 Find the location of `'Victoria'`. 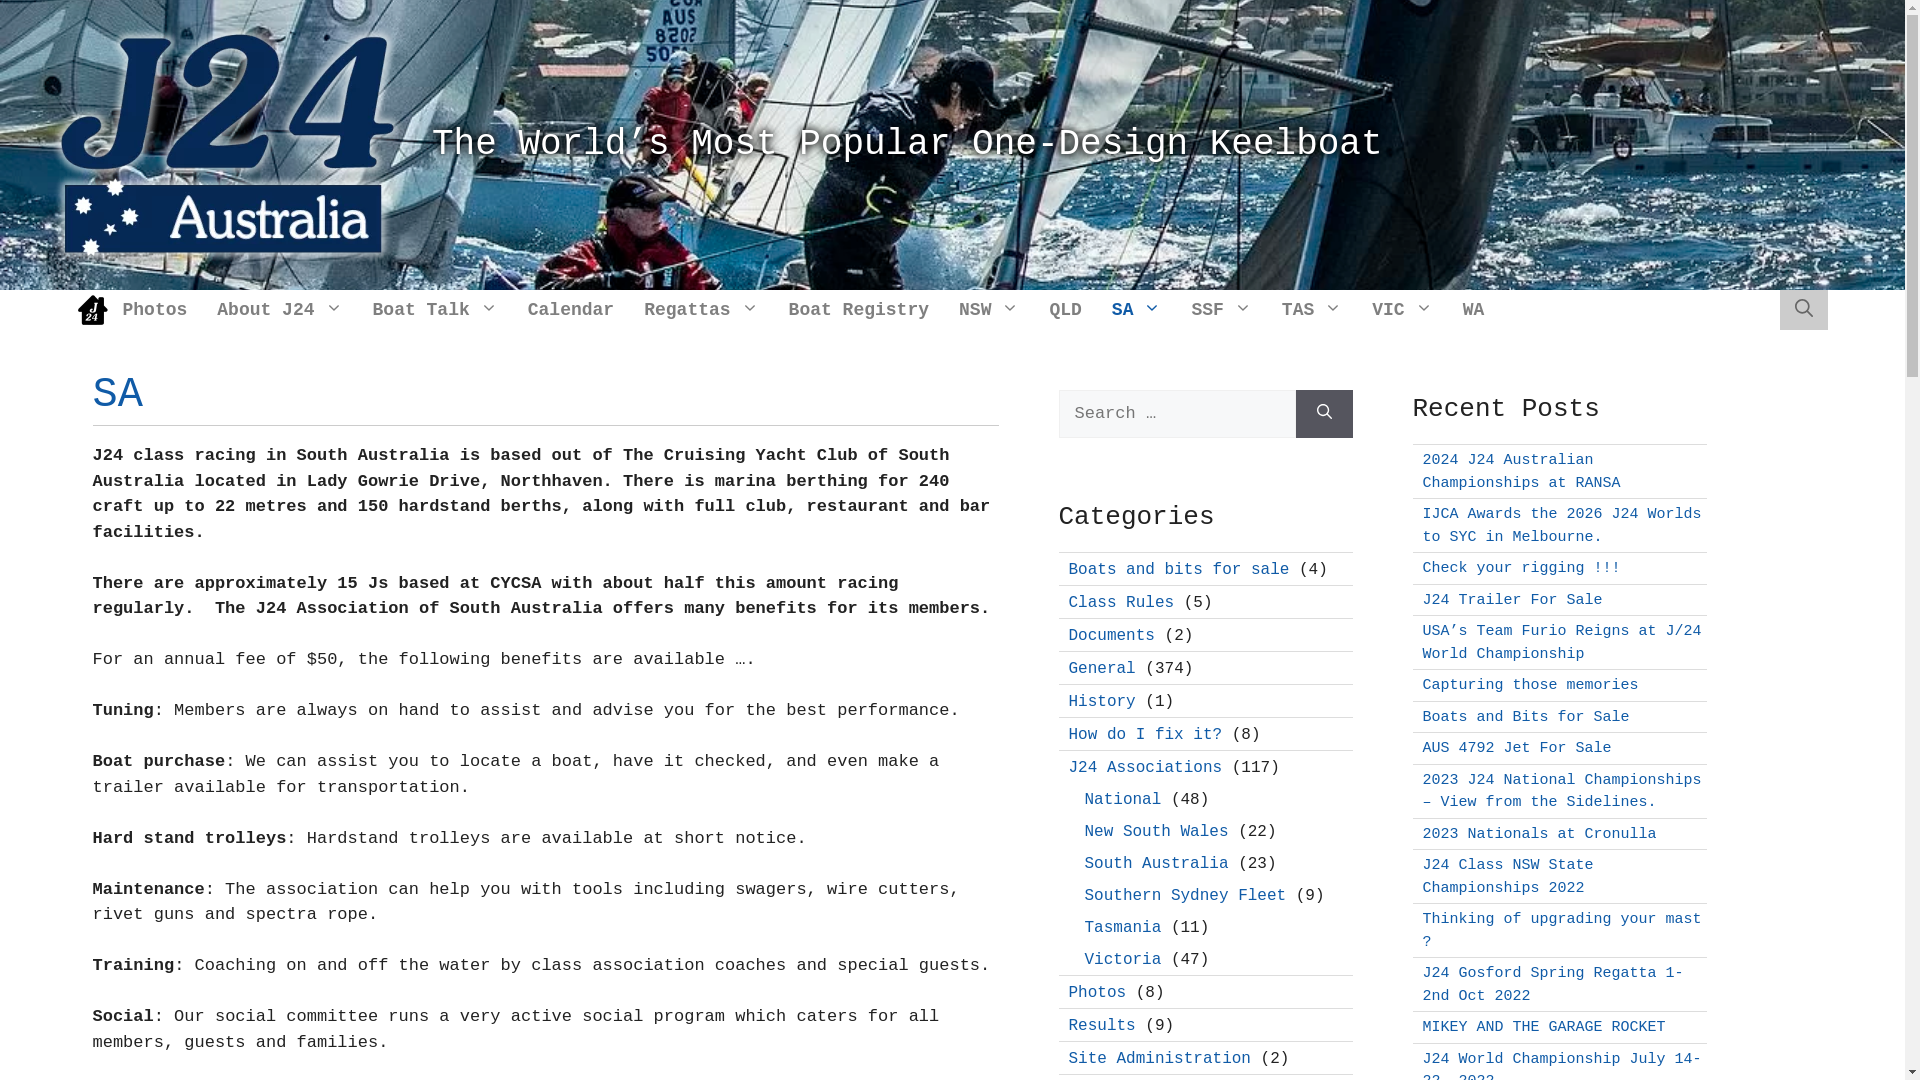

'Victoria' is located at coordinates (1122, 958).